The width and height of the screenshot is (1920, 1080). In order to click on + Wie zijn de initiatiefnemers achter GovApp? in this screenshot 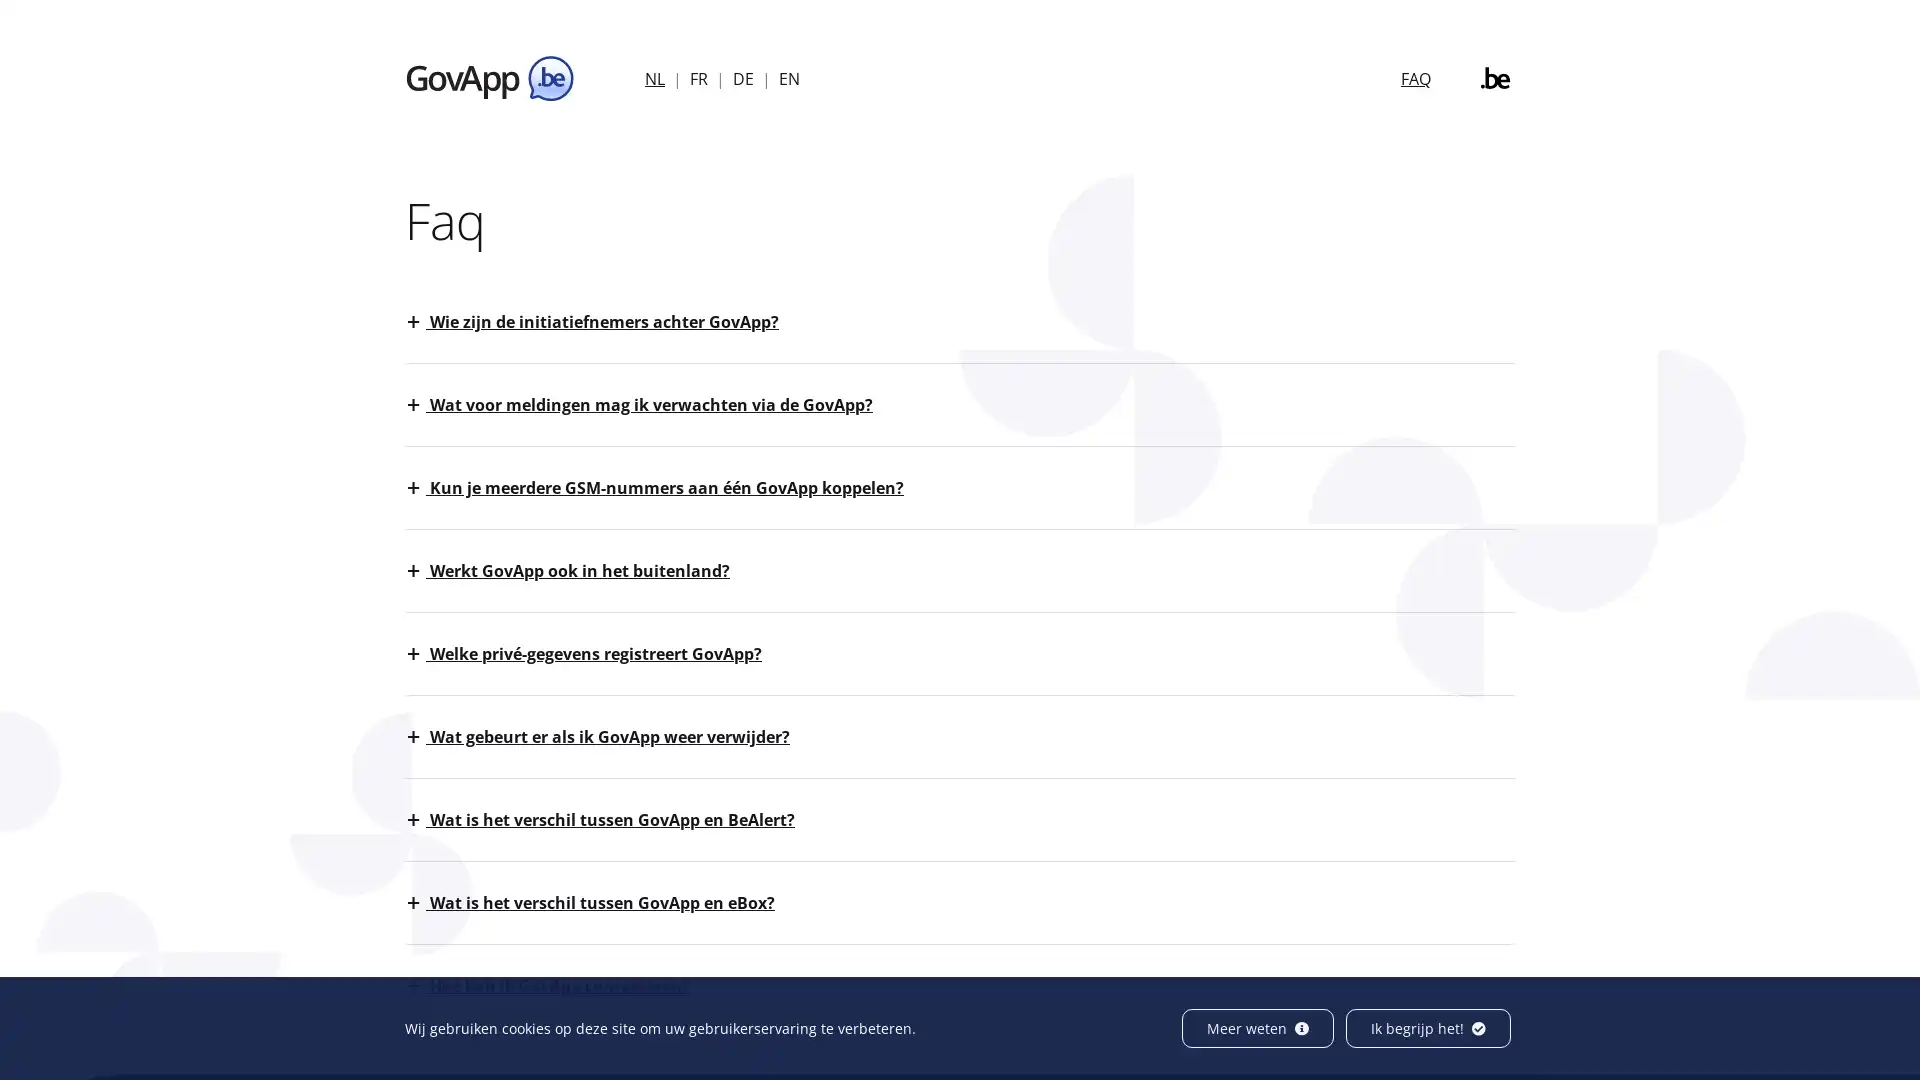, I will do `click(603, 320)`.